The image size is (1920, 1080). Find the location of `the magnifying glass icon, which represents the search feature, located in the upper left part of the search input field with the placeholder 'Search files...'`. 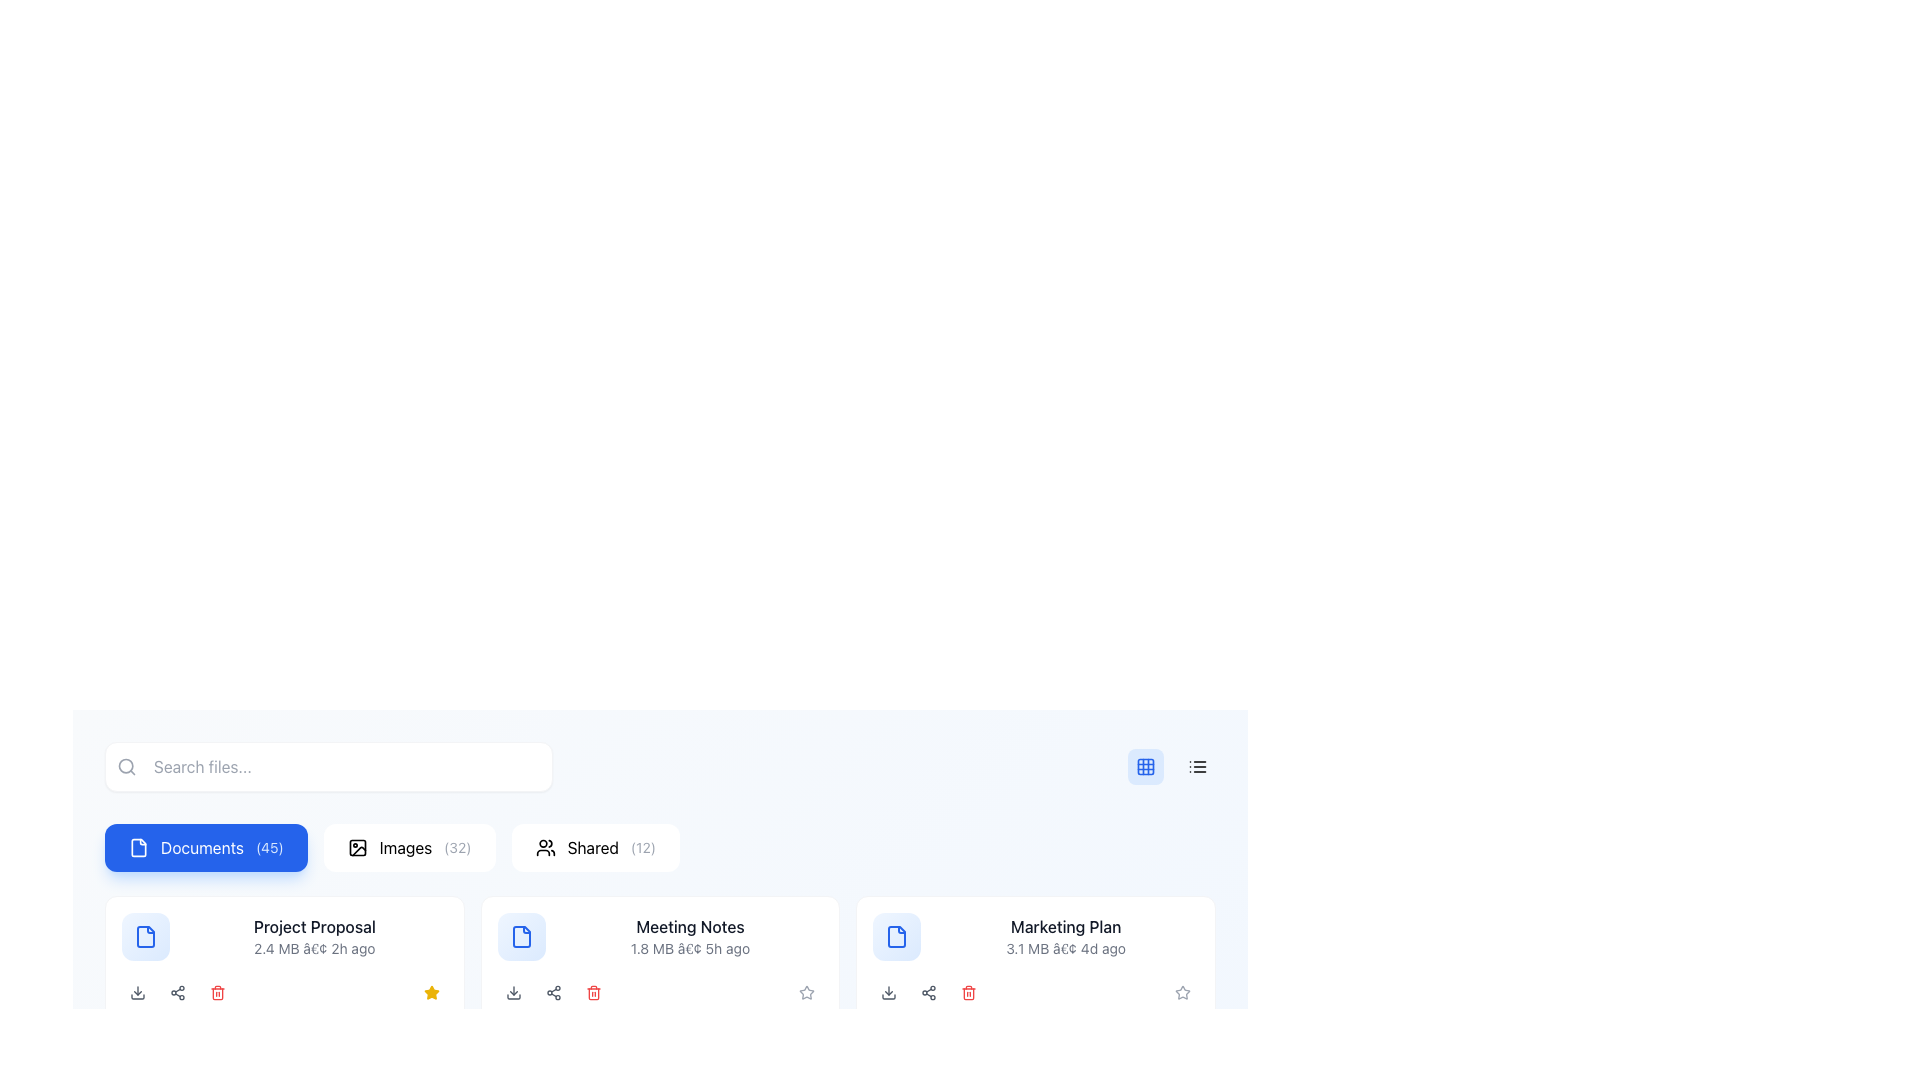

the magnifying glass icon, which represents the search feature, located in the upper left part of the search input field with the placeholder 'Search files...' is located at coordinates (125, 766).